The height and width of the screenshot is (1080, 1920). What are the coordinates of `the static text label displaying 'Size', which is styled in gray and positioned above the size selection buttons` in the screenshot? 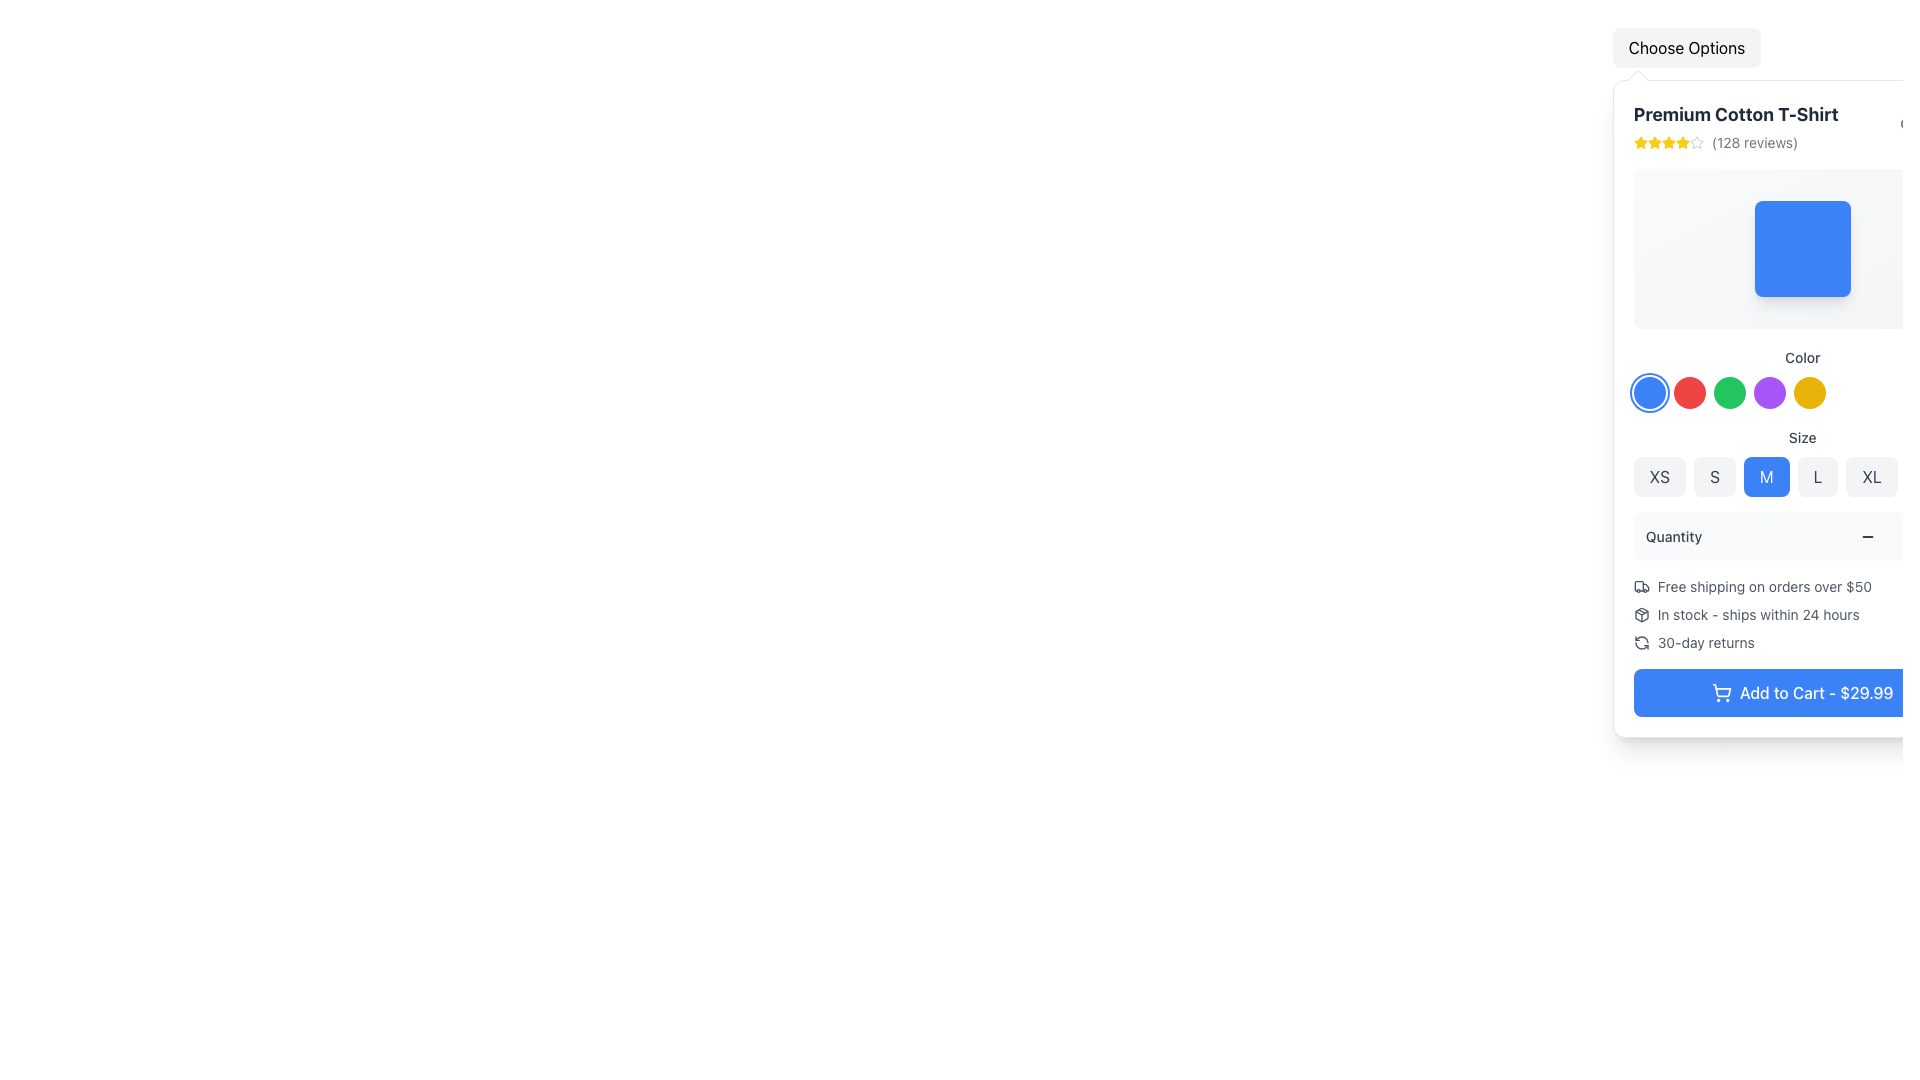 It's located at (1802, 436).